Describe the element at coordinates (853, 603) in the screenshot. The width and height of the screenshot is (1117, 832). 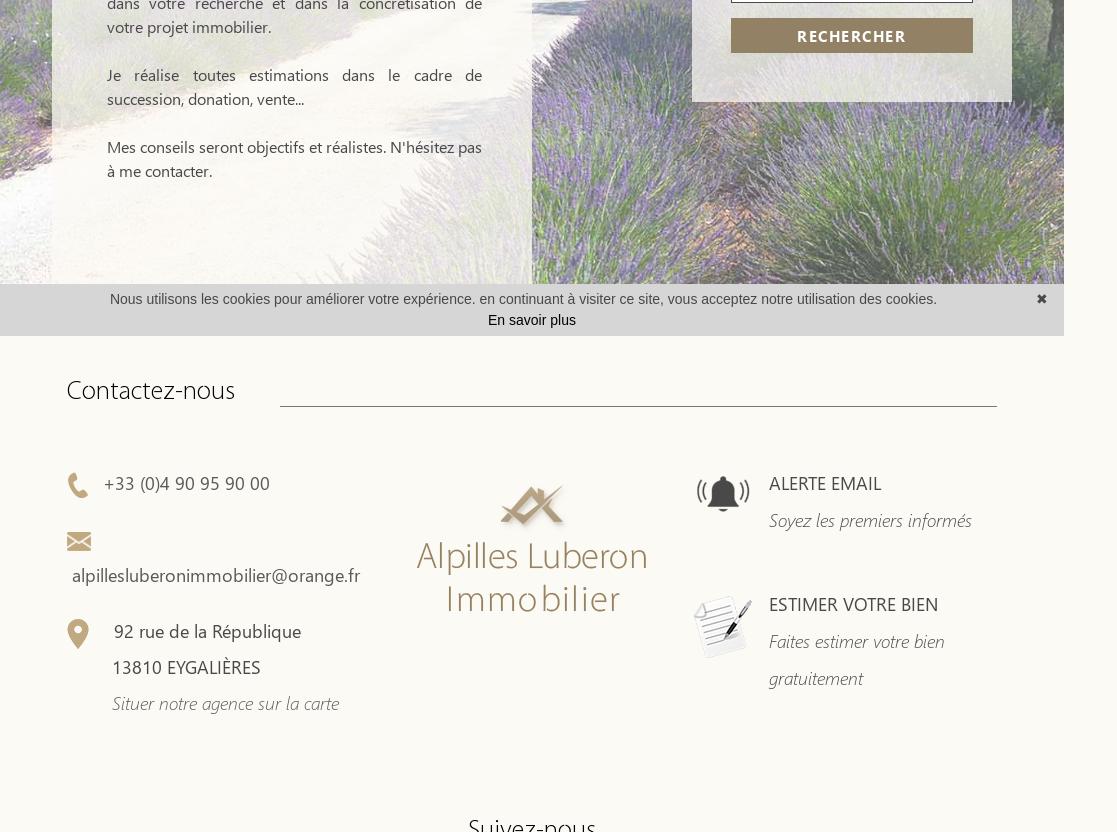
I see `'ESTIMER VOTRE BIEN'` at that location.